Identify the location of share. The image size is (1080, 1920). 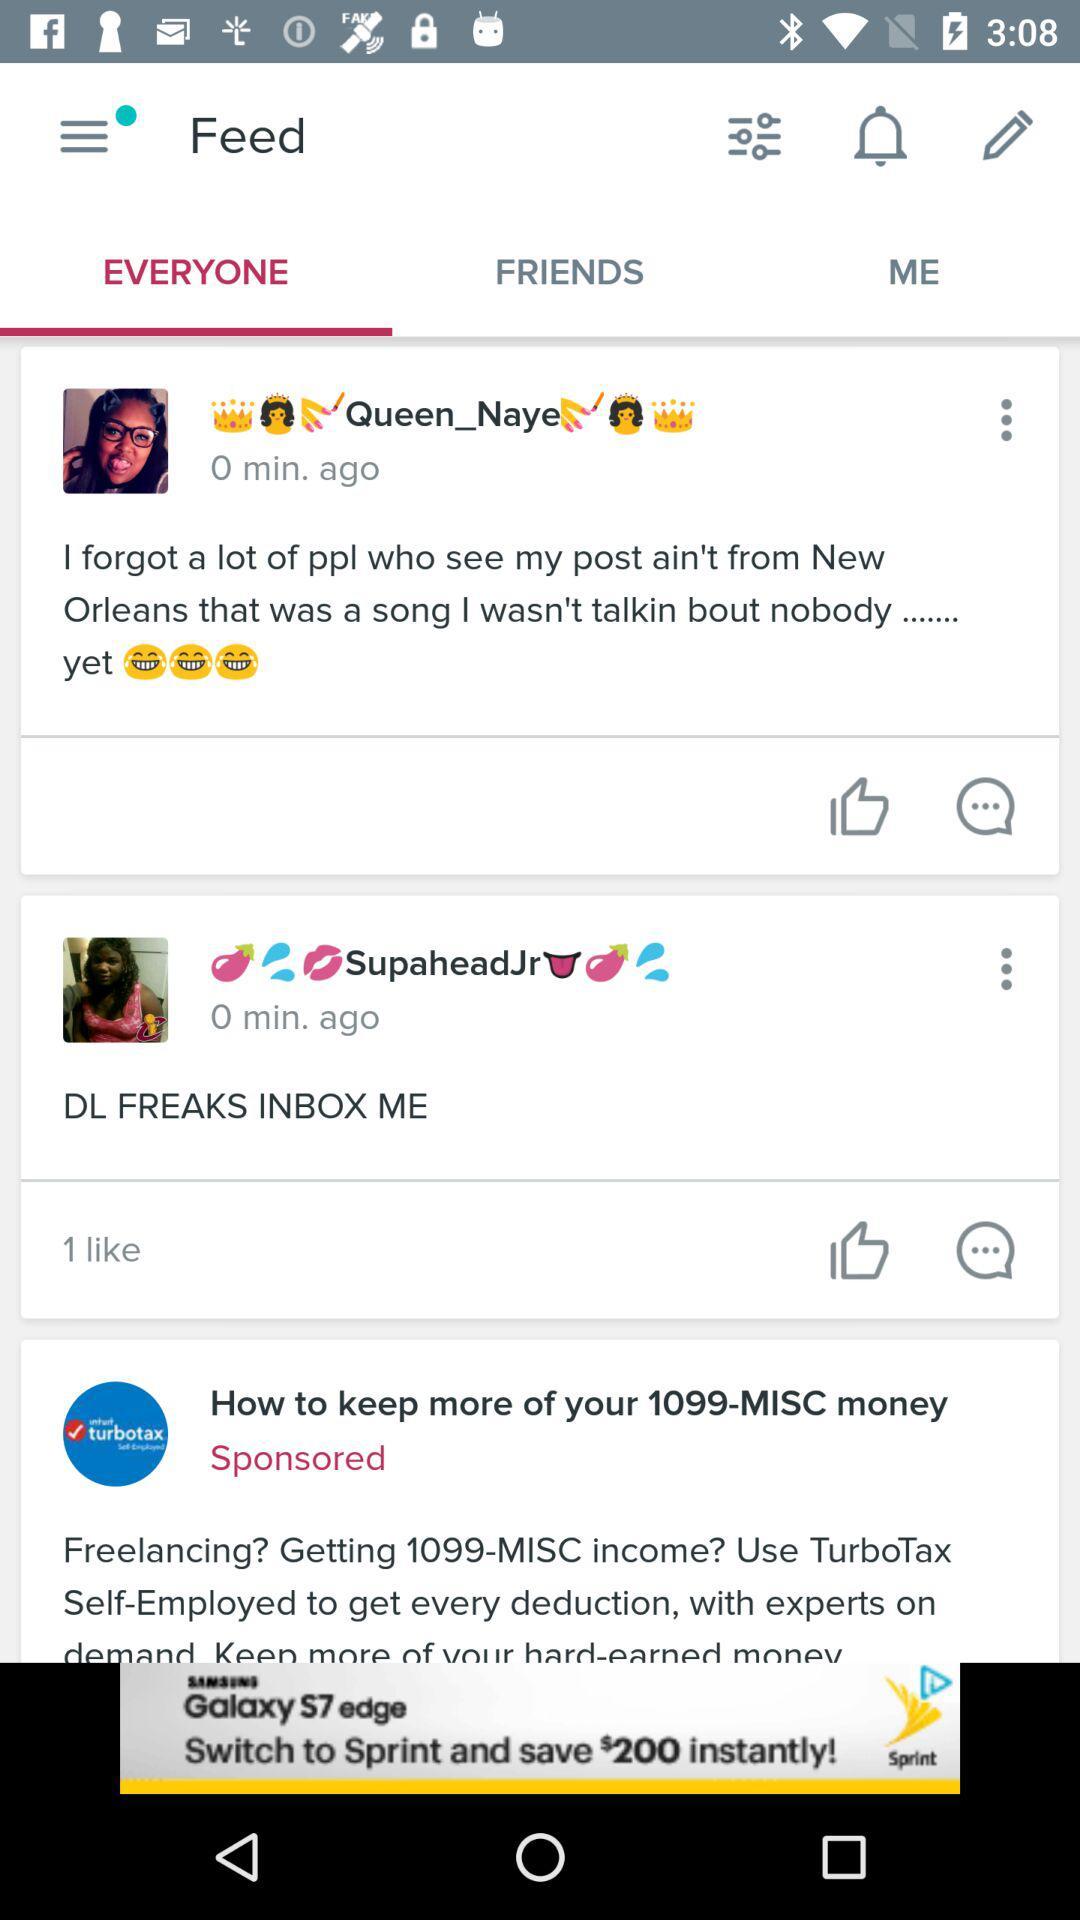
(984, 806).